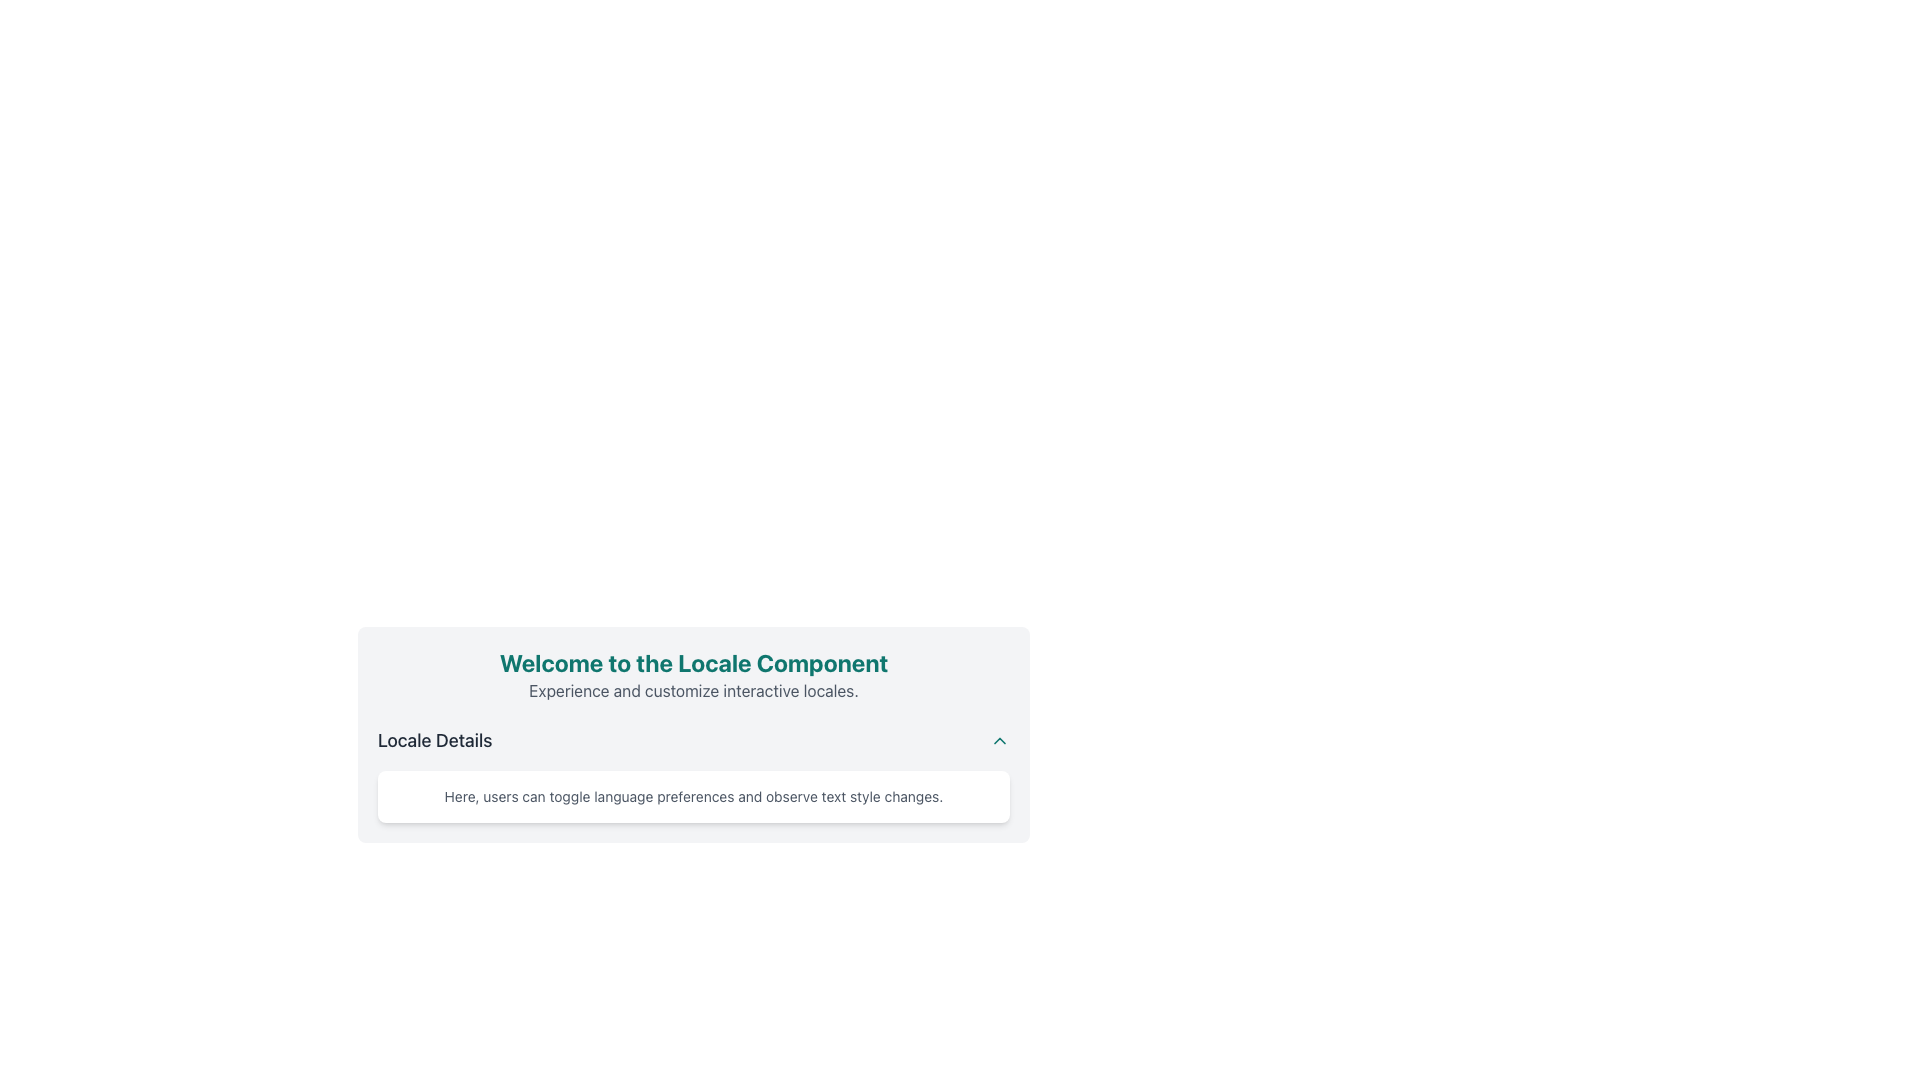  What do you see at coordinates (694, 689) in the screenshot?
I see `static text label that says 'Experience and customize interactive locales.' positioned directly beneath the heading 'Welcome to the Locale Component.'` at bounding box center [694, 689].